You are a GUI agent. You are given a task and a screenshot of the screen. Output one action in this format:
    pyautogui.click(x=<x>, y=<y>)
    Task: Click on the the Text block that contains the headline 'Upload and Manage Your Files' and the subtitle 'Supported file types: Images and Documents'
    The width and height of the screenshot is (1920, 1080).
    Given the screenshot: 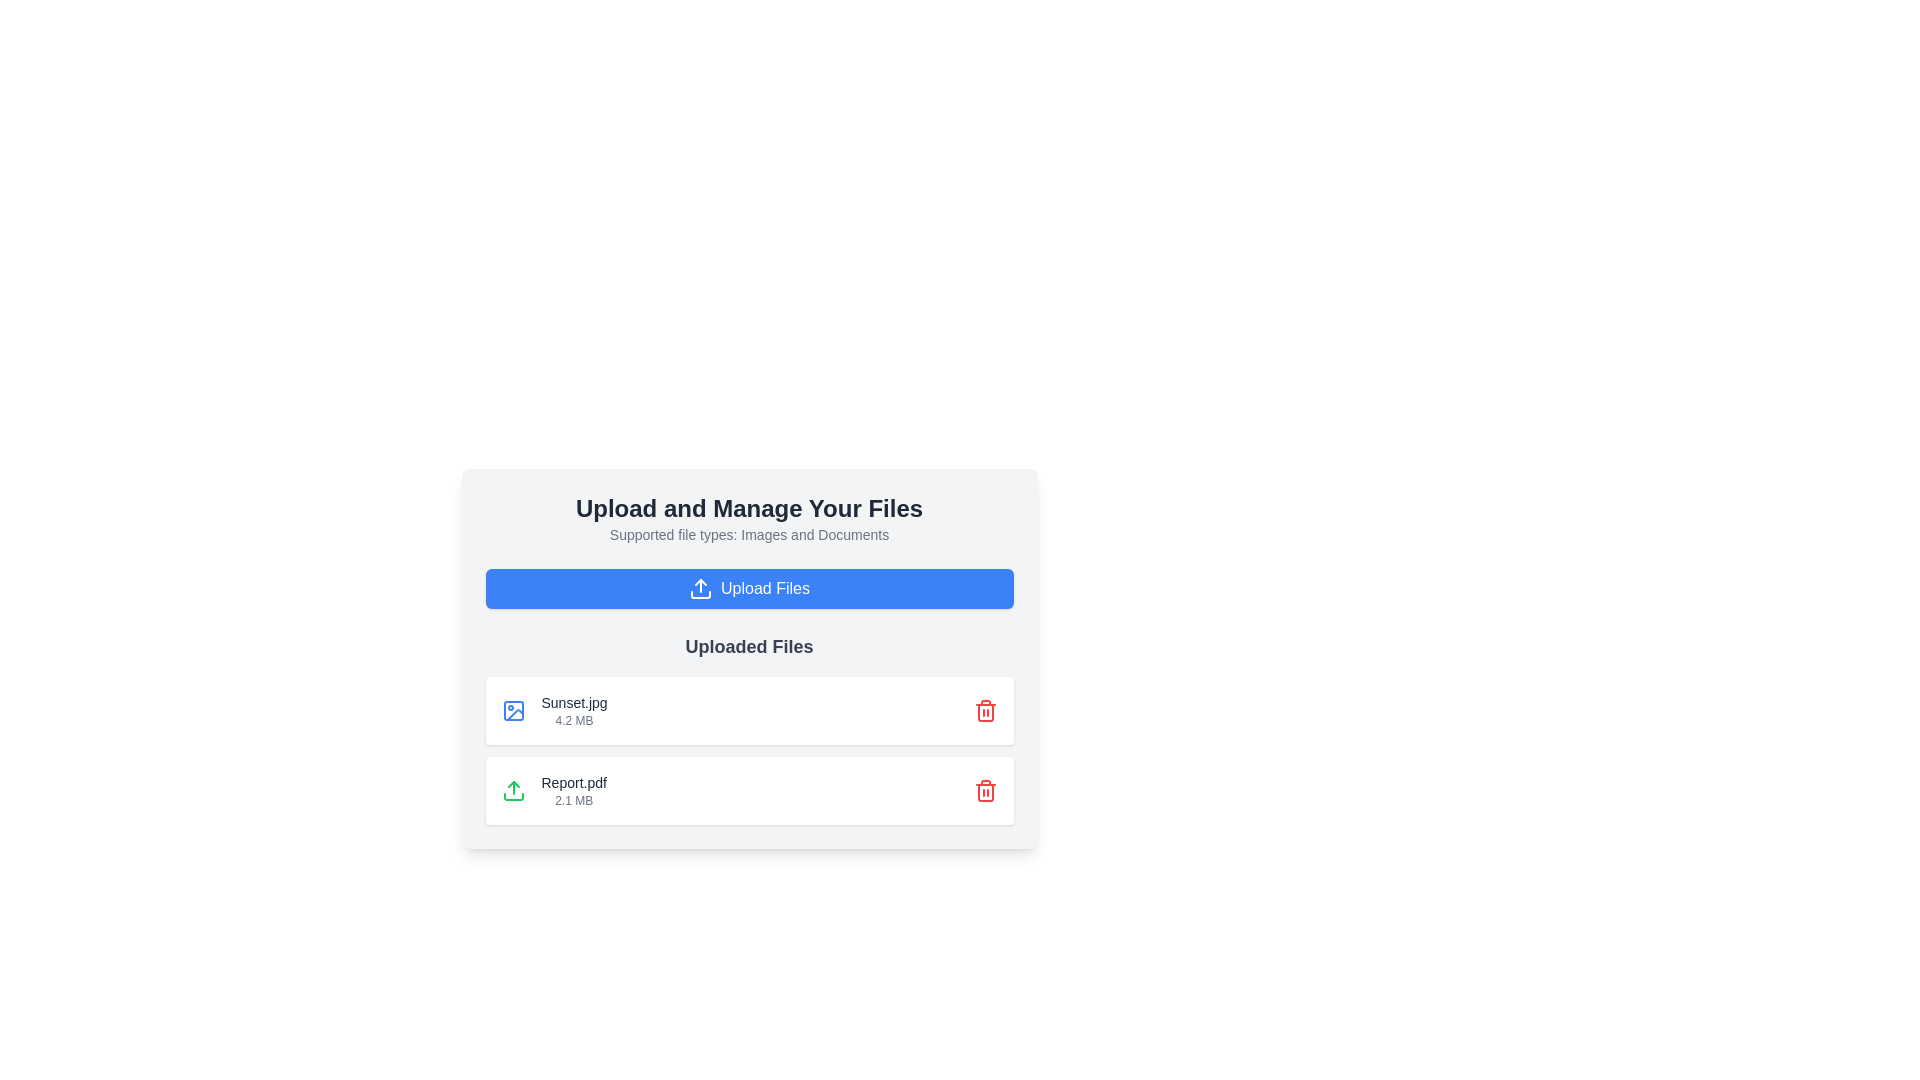 What is the action you would take?
    pyautogui.click(x=748, y=518)
    